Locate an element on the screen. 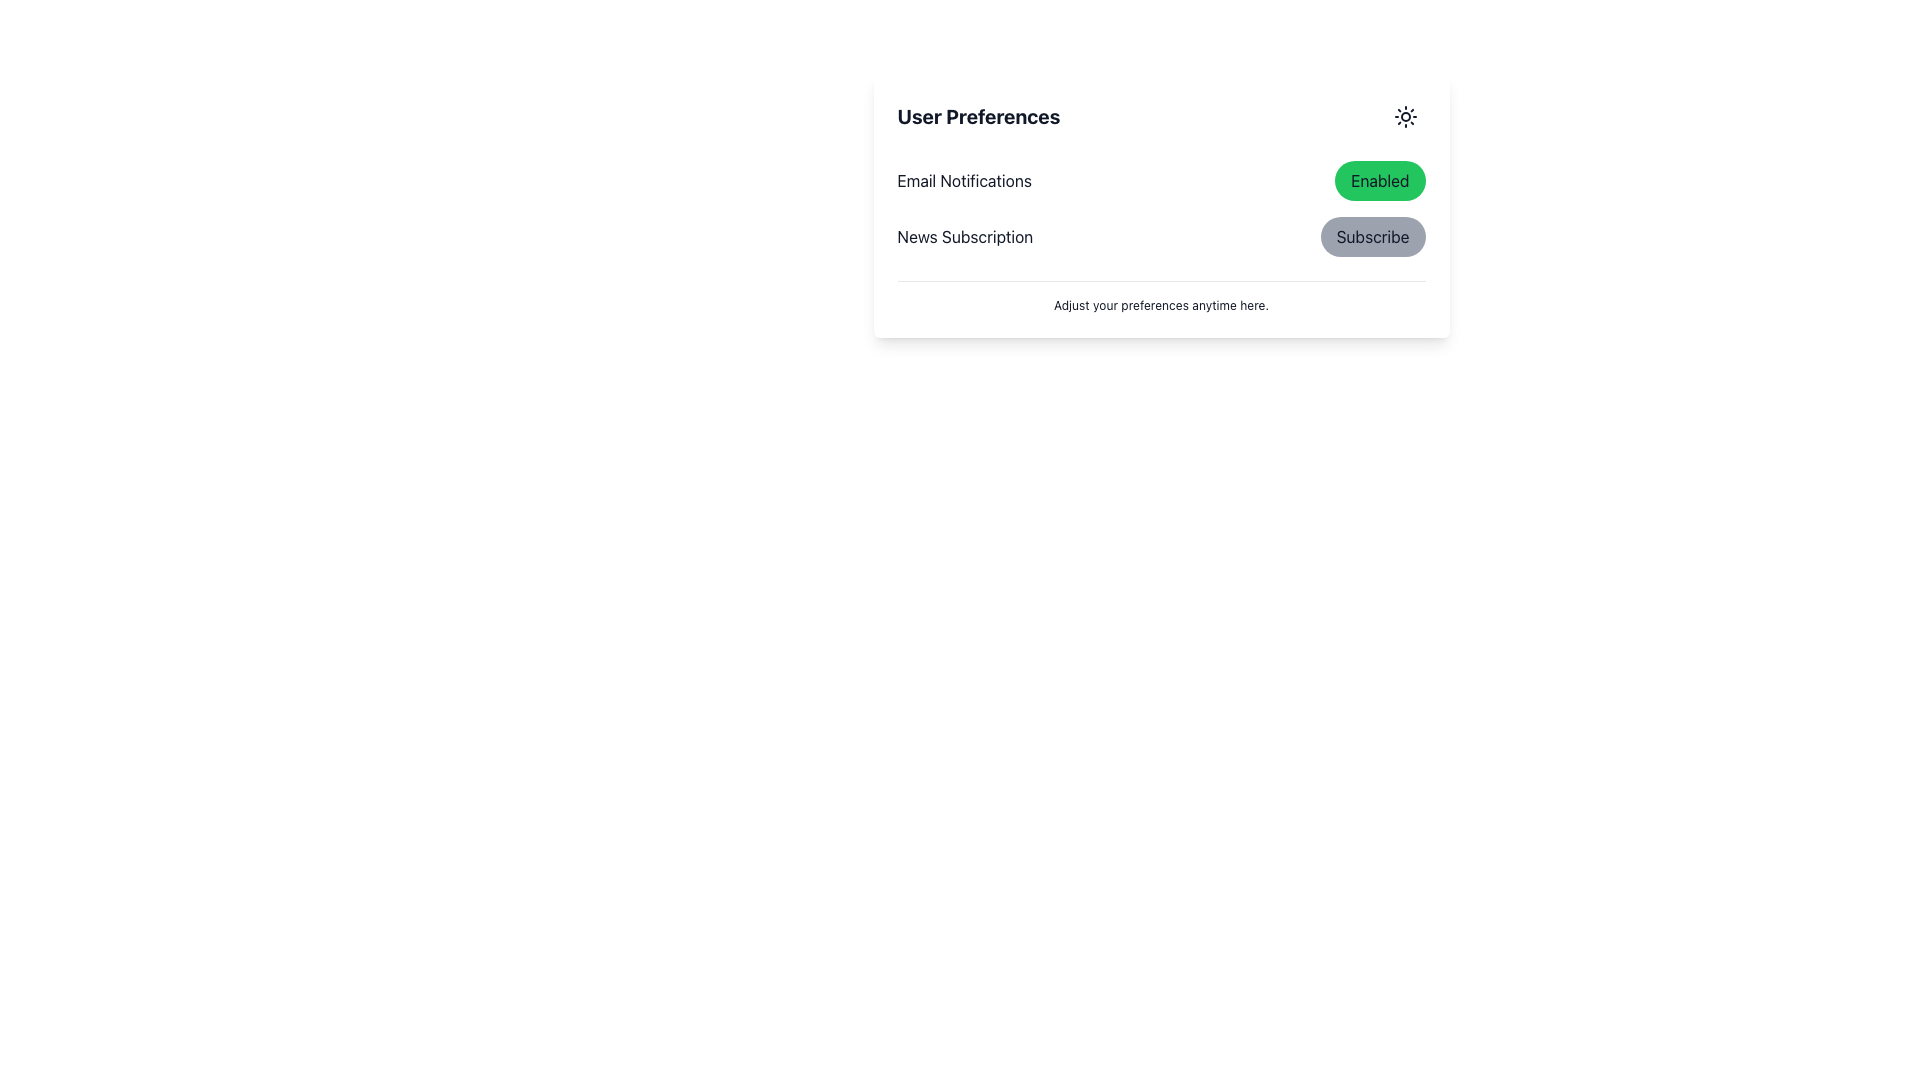 The width and height of the screenshot is (1920, 1080). the interactive toggle button for 'Email Notifications' is located at coordinates (1379, 181).